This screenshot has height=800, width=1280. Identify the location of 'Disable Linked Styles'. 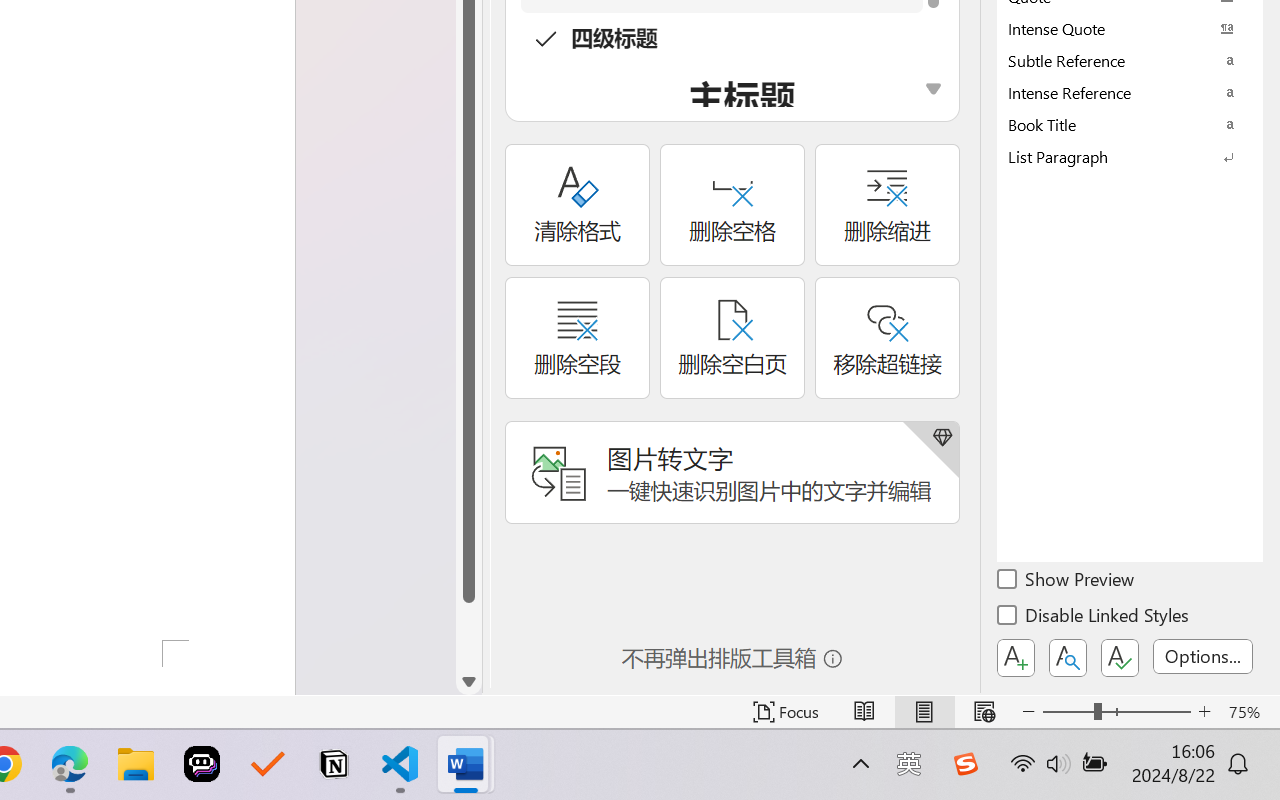
(1094, 618).